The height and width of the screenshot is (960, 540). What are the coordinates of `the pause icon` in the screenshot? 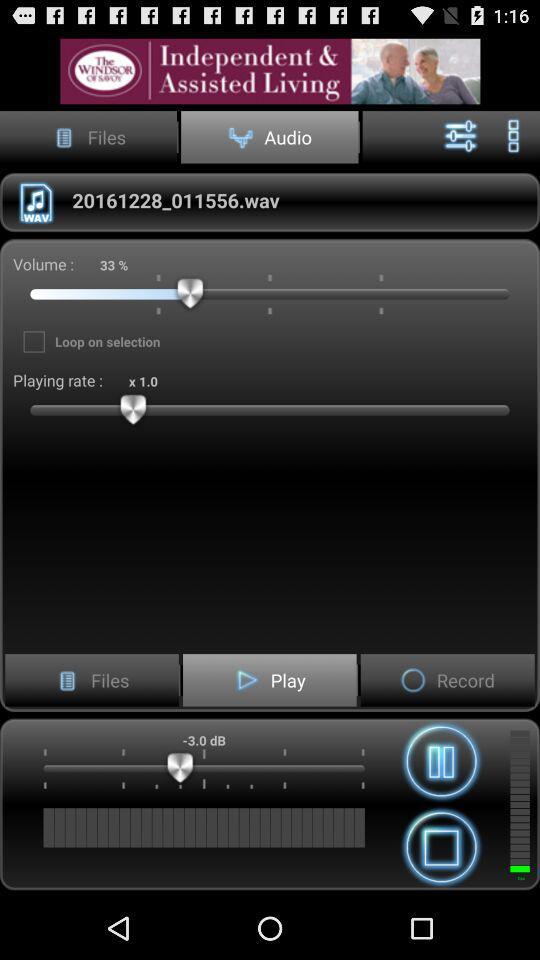 It's located at (441, 814).